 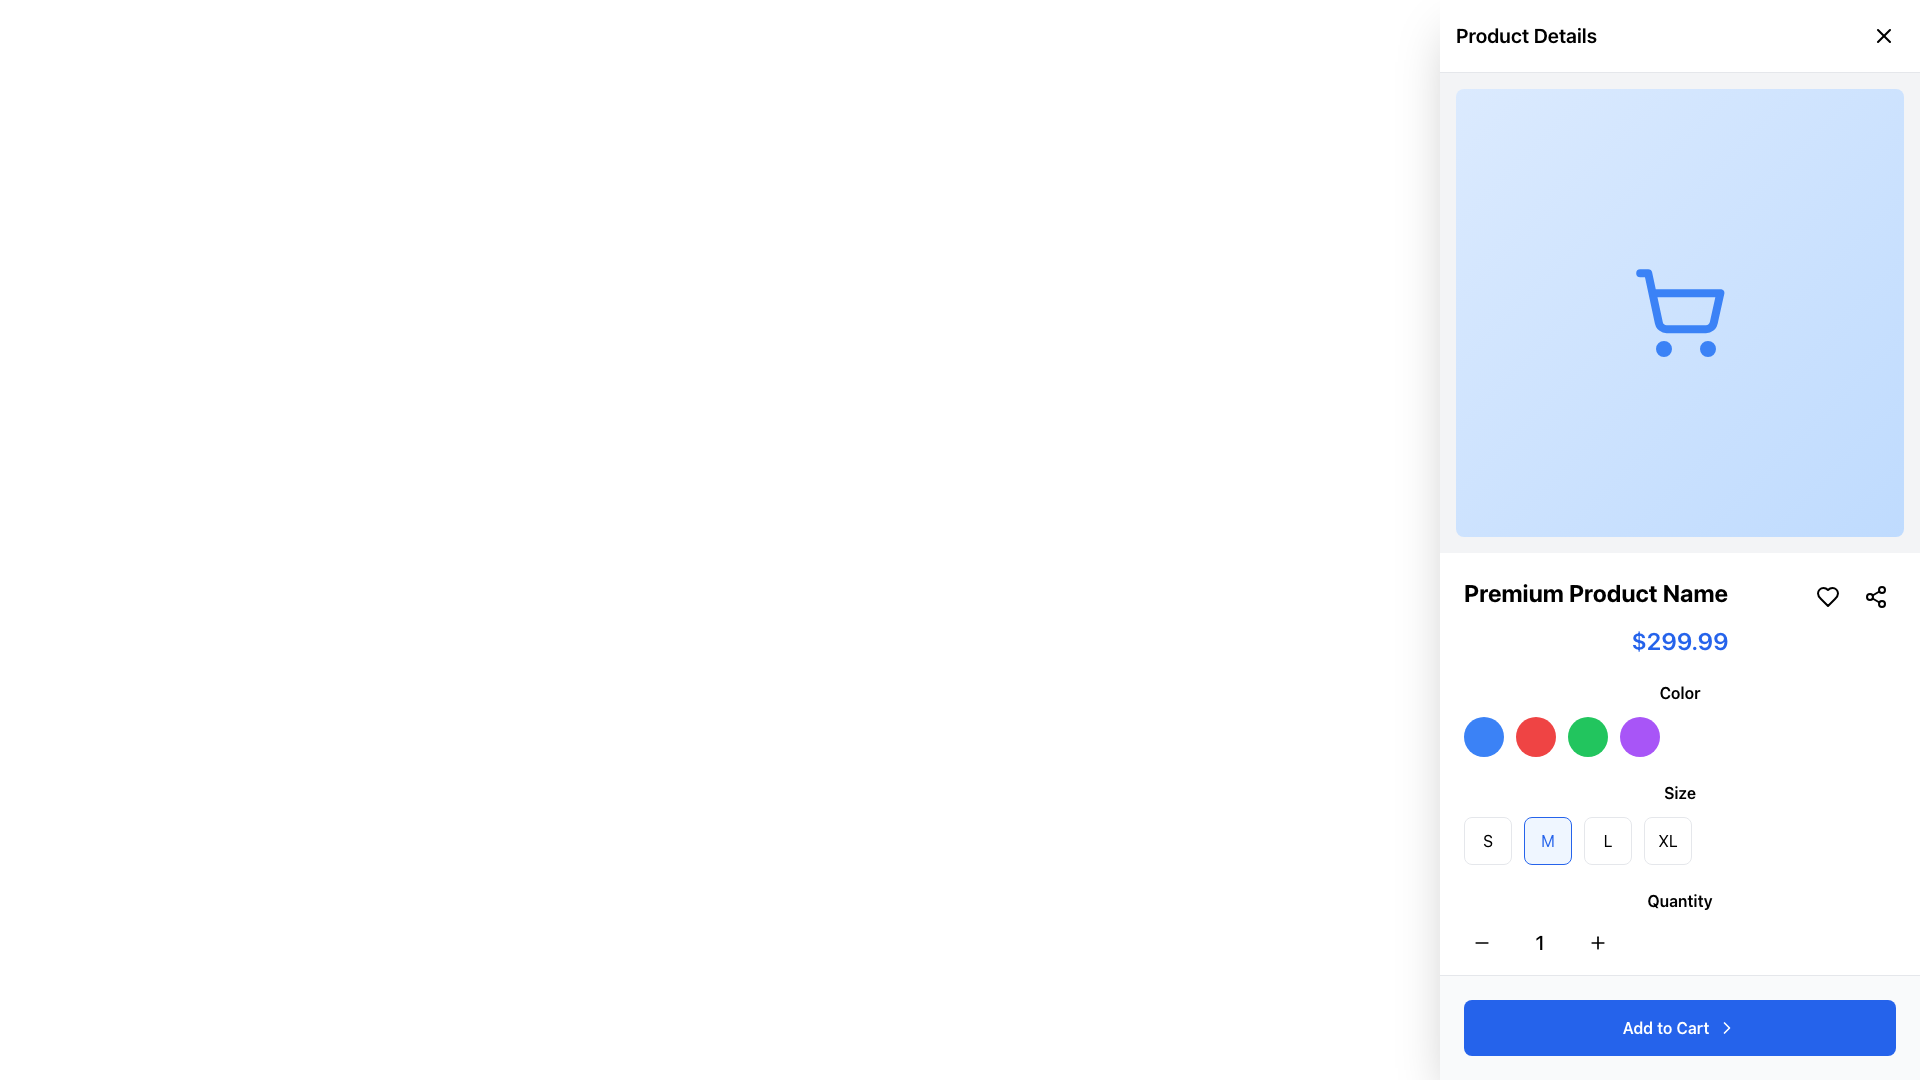 What do you see at coordinates (1482, 942) in the screenshot?
I see `the minus sign button located on the left side of the 'Quantity' section to decrease the quantity` at bounding box center [1482, 942].